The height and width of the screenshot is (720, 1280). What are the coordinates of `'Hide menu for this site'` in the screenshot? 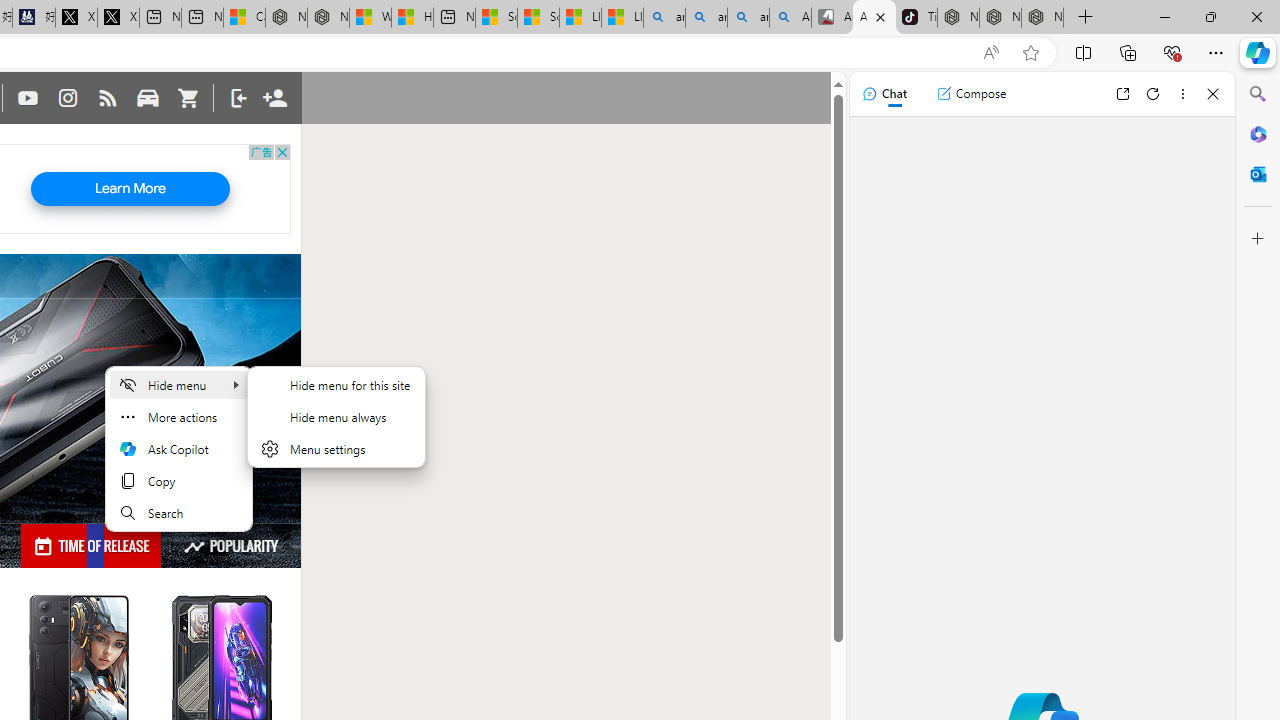 It's located at (336, 384).